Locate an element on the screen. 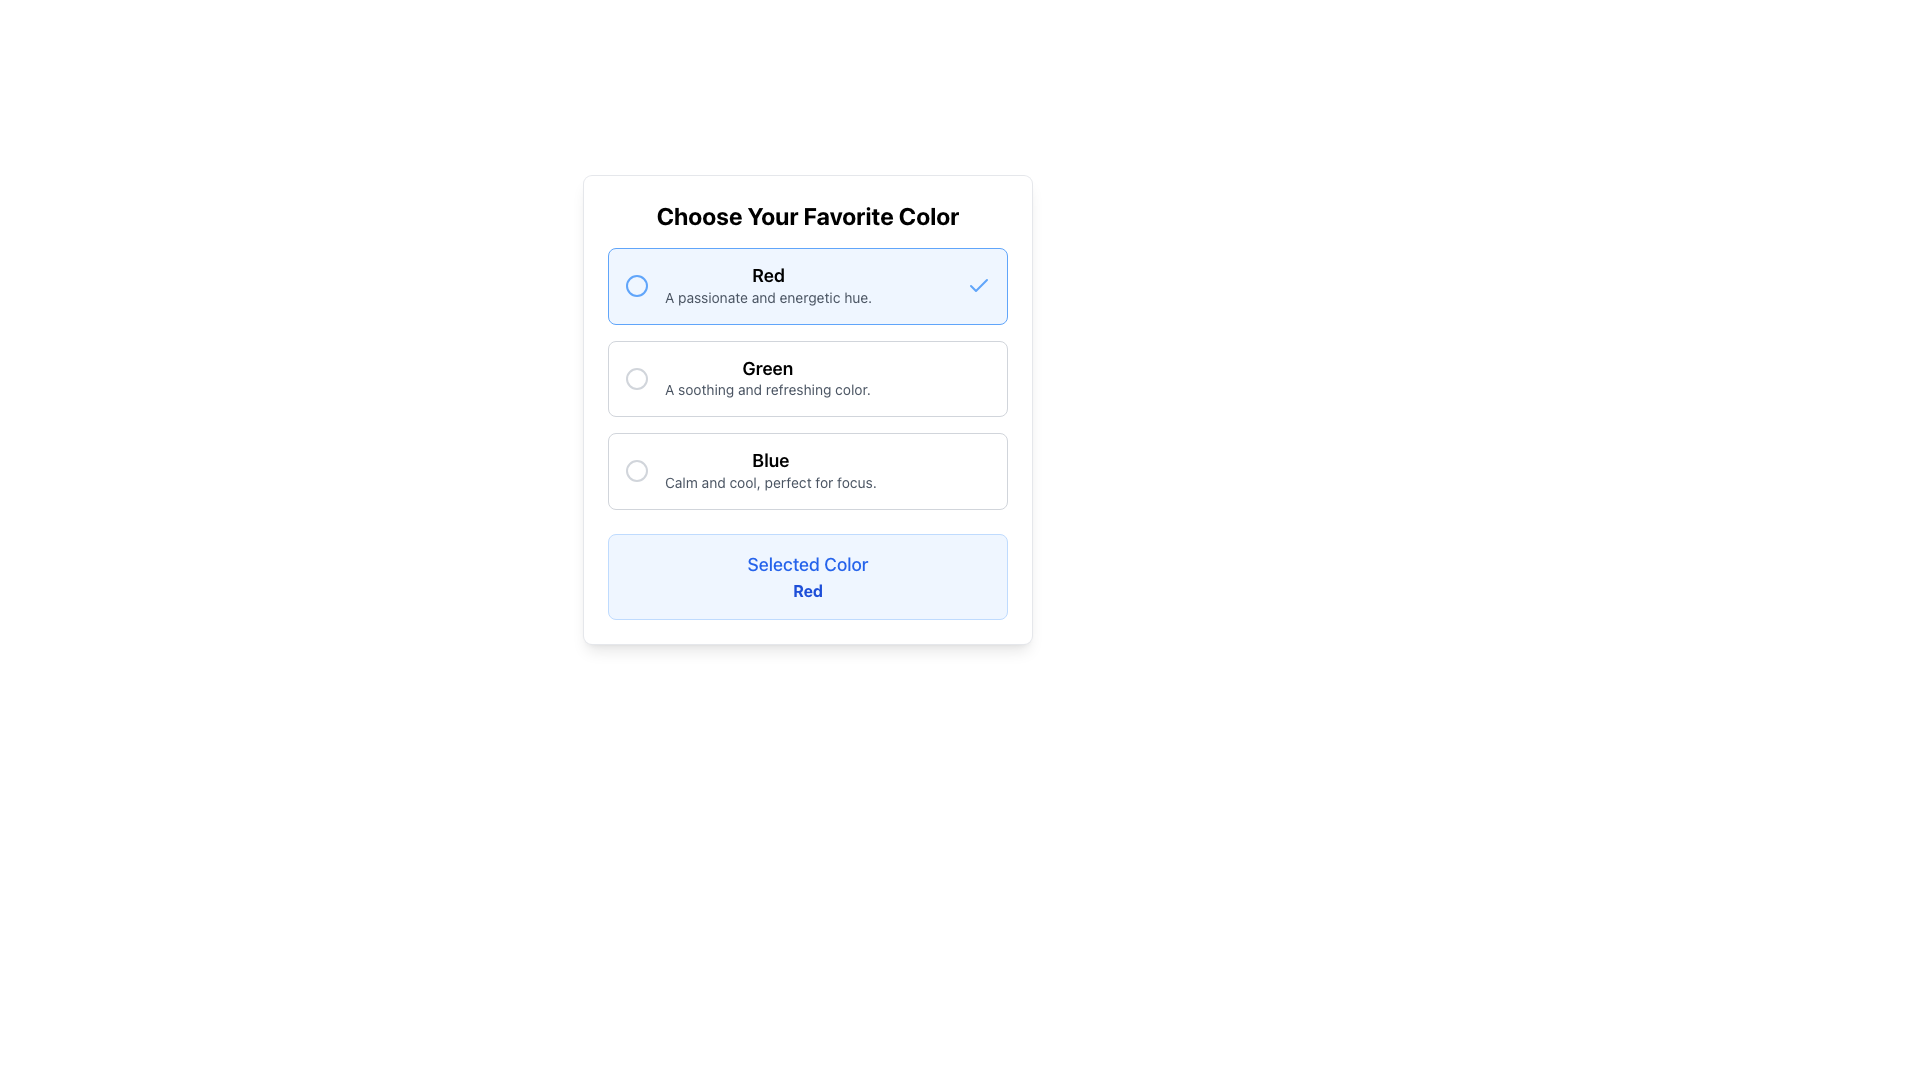 The height and width of the screenshot is (1080, 1920). to select the 'Green' card option, which features bold text at the top and a circle icon on the left side is located at coordinates (807, 378).